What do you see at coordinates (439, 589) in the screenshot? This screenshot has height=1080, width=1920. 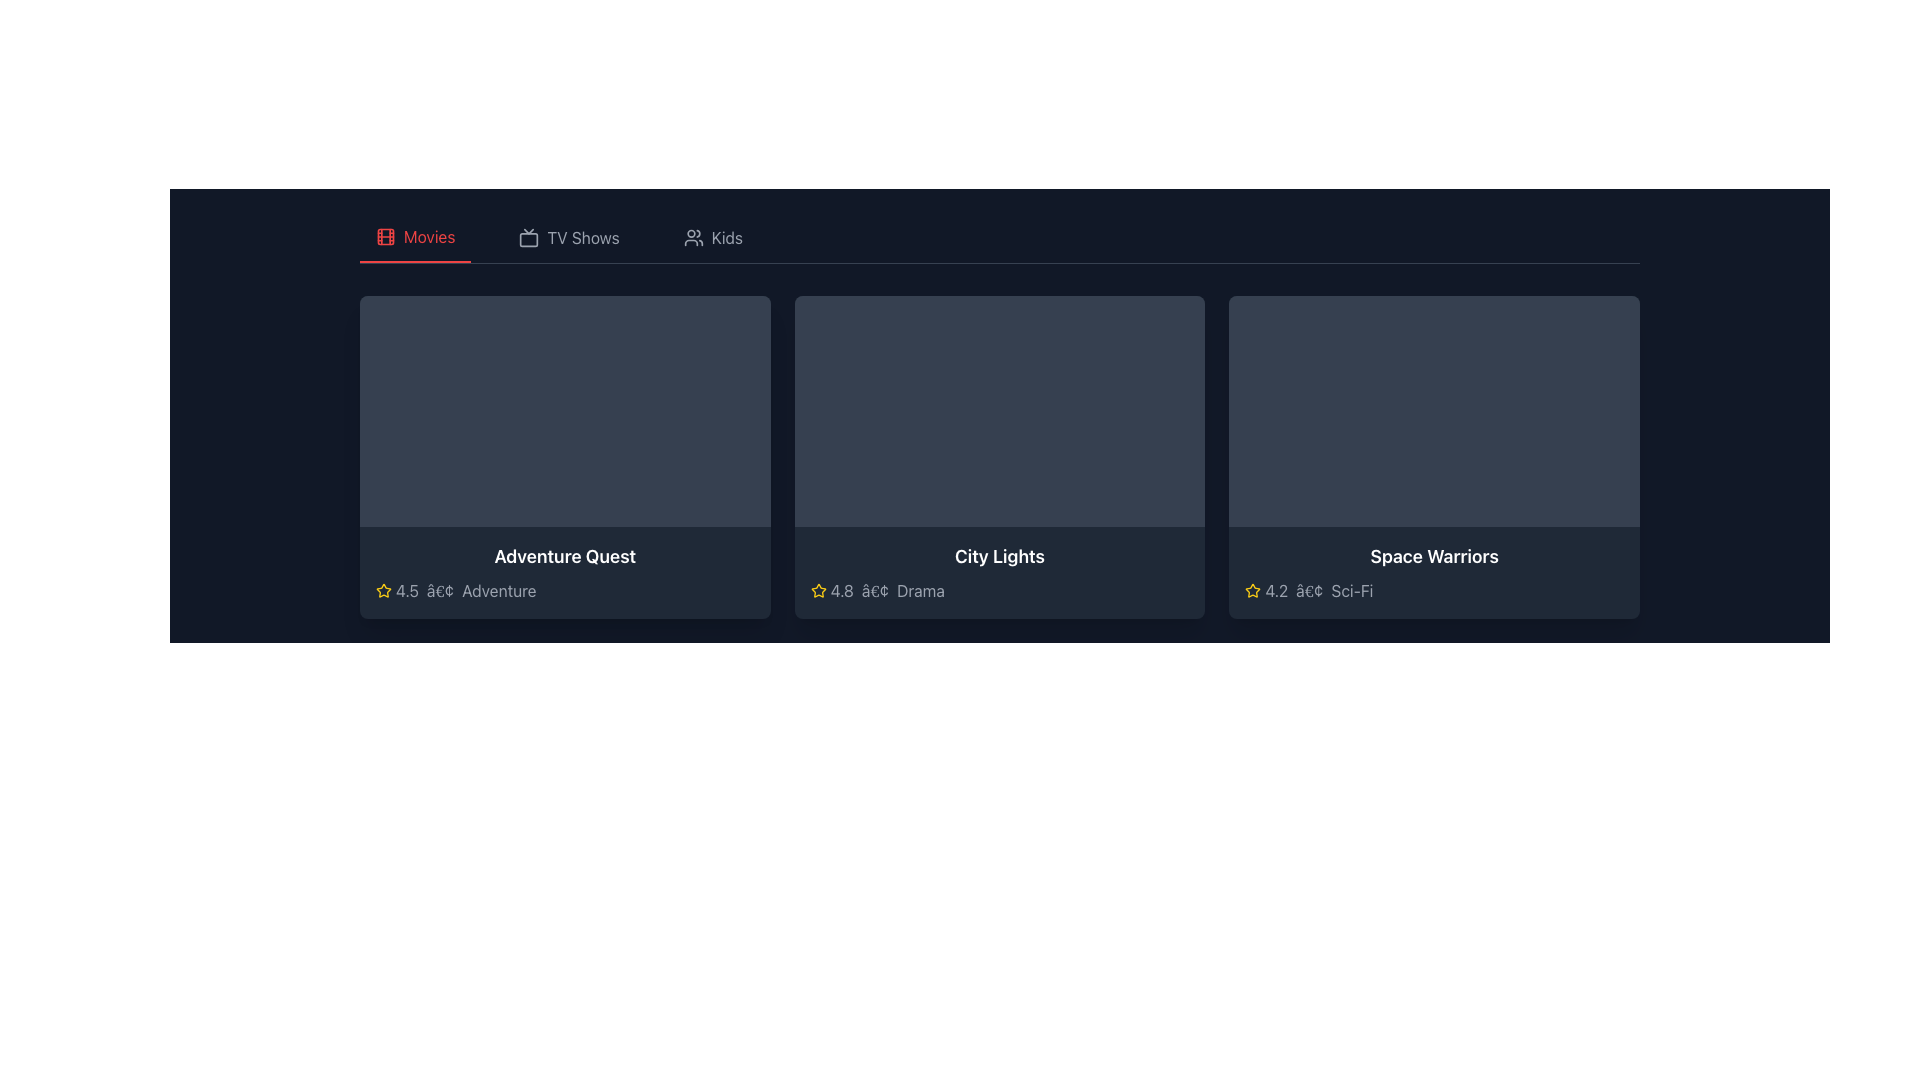 I see `the bullet point symbol ('•') that is the third item in a sequence of text and symbols, positioned between a star icon and the label 'Adventure'` at bounding box center [439, 589].